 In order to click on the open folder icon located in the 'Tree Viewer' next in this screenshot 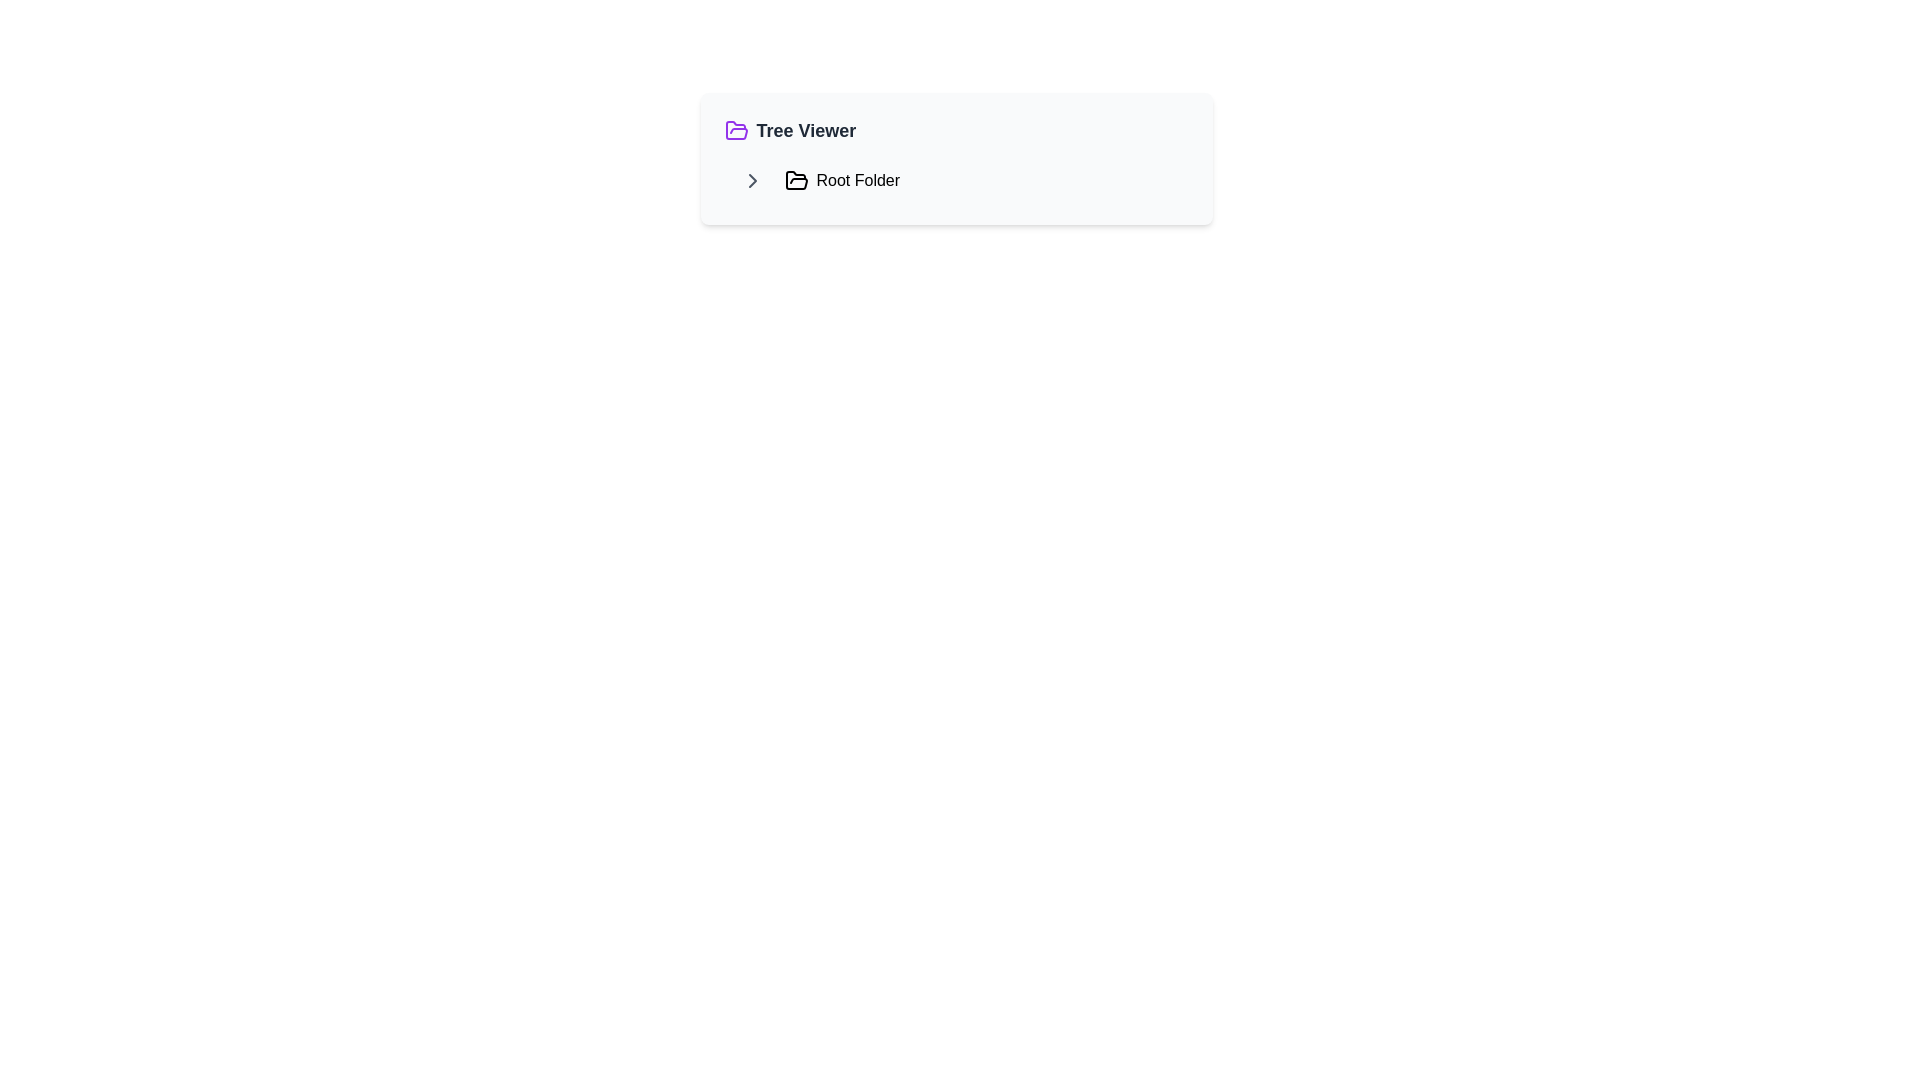, I will do `click(735, 130)`.